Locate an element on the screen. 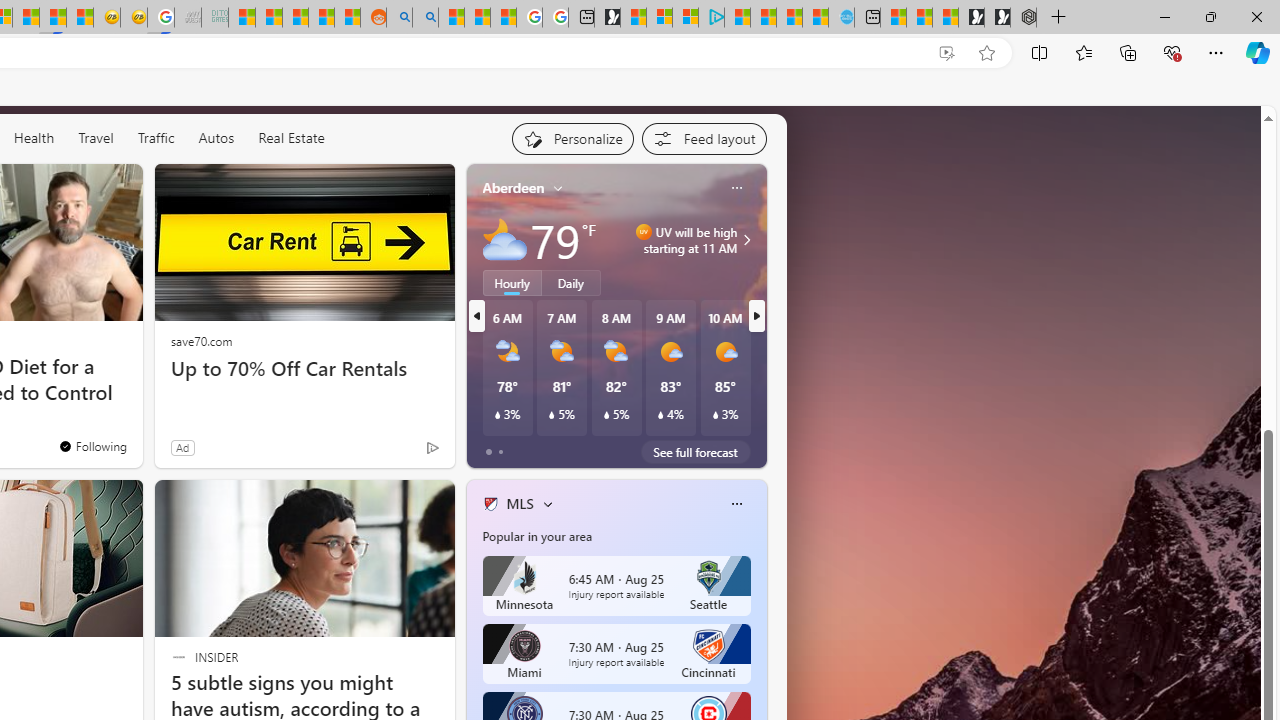  'Personalize your feed"' is located at coordinates (571, 137).